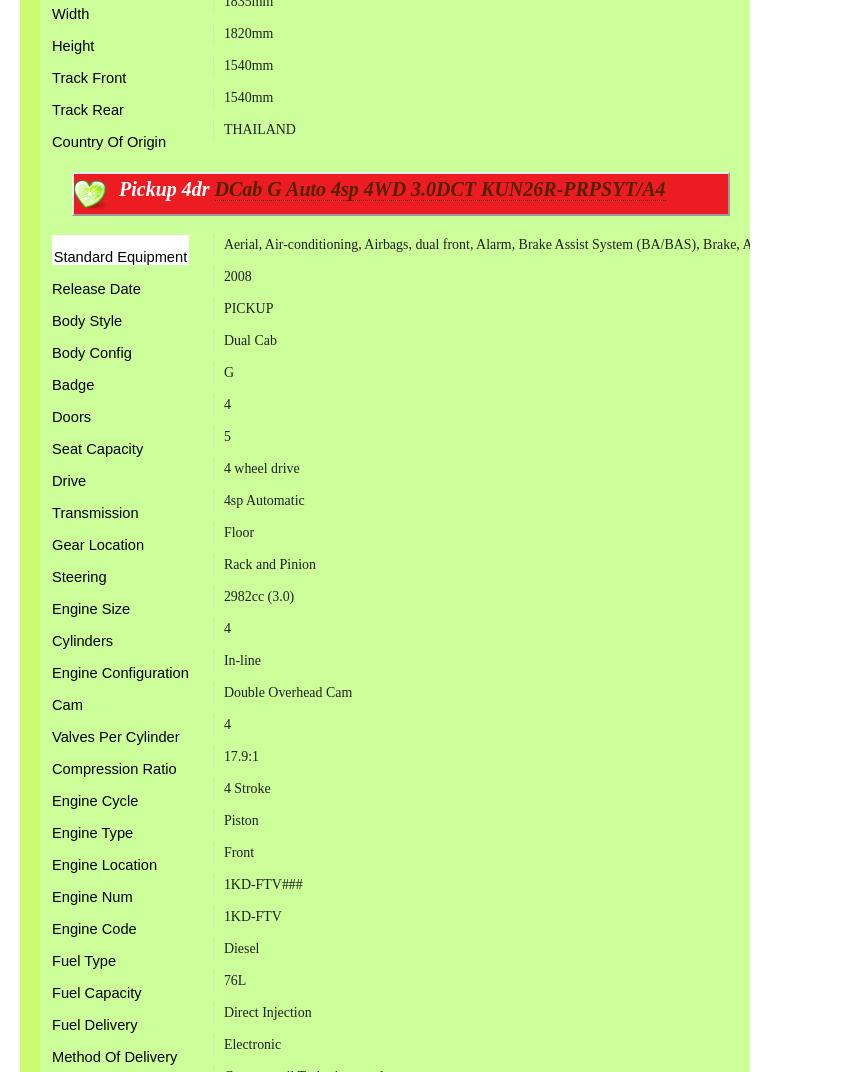 This screenshot has height=1072, width=845. Describe the element at coordinates (221, 755) in the screenshot. I see `'17.9:1'` at that location.